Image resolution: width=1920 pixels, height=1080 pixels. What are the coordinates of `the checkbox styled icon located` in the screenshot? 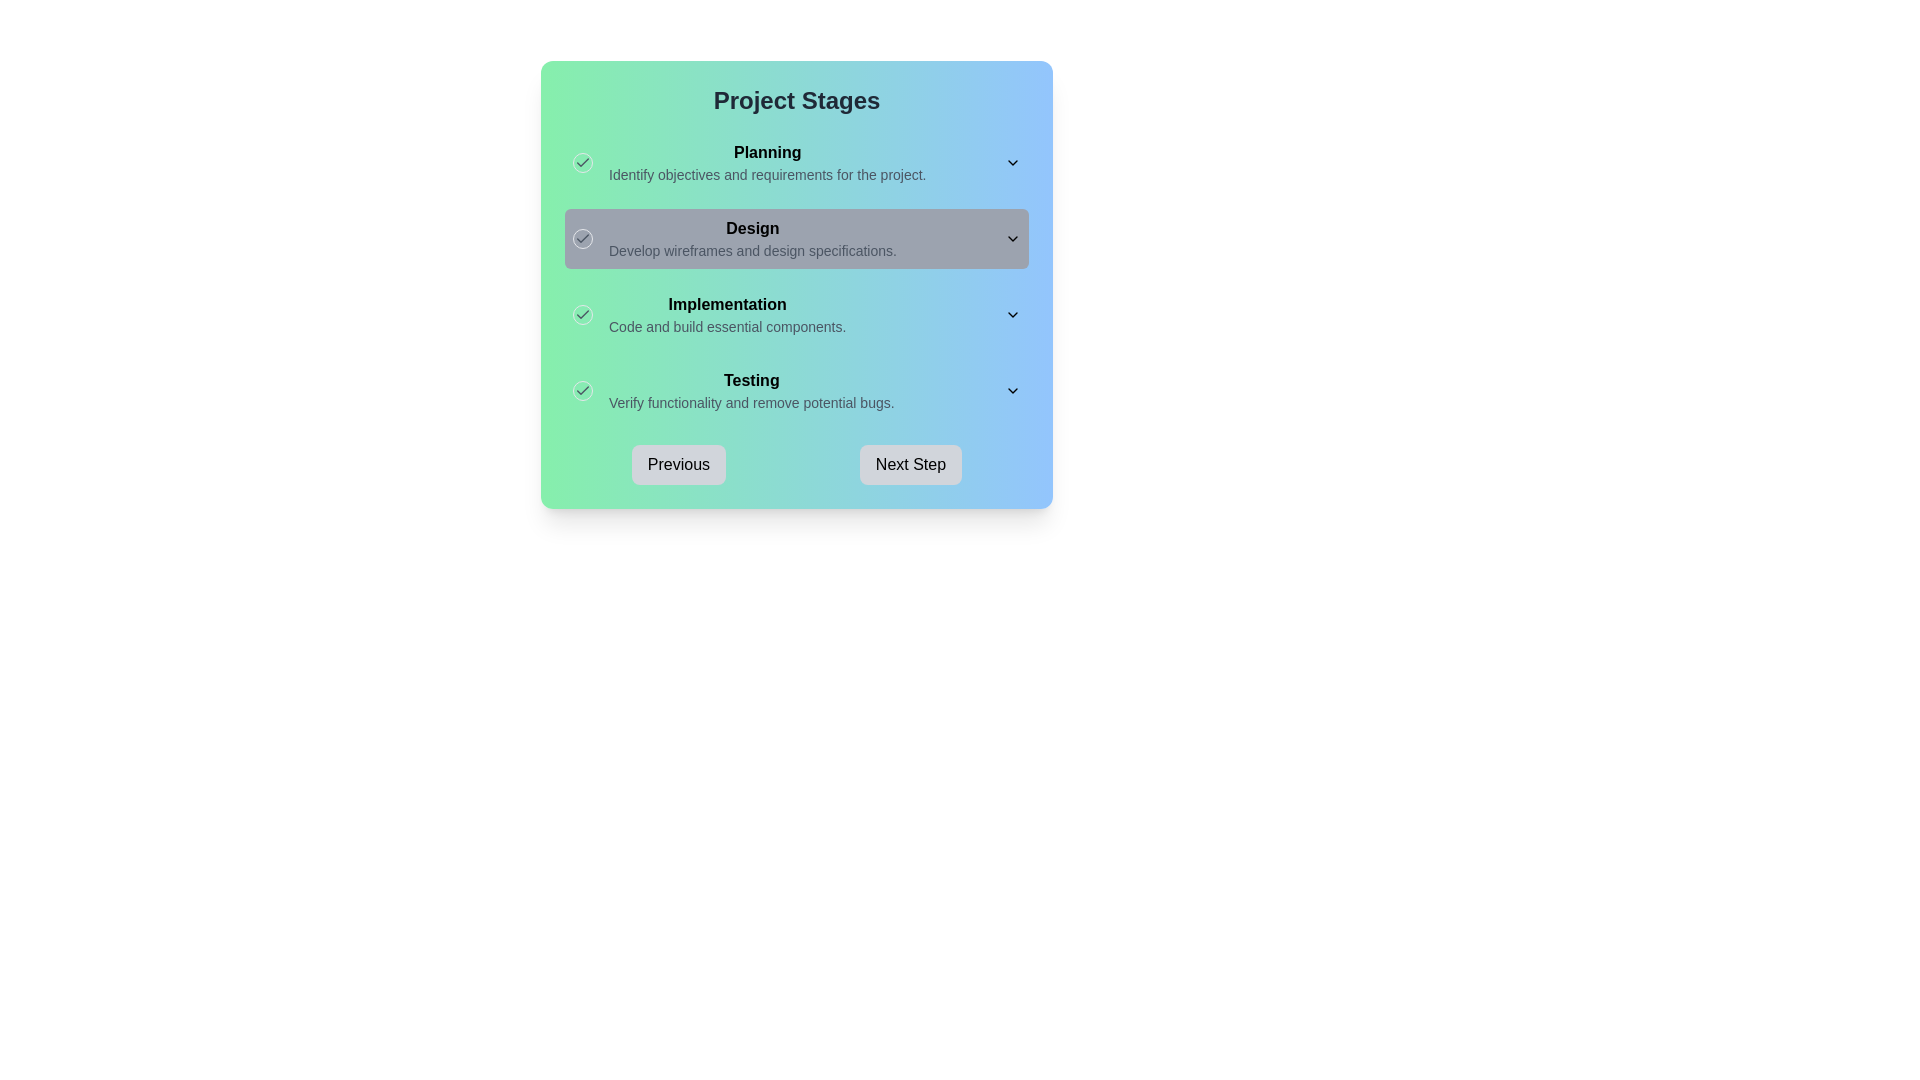 It's located at (581, 161).